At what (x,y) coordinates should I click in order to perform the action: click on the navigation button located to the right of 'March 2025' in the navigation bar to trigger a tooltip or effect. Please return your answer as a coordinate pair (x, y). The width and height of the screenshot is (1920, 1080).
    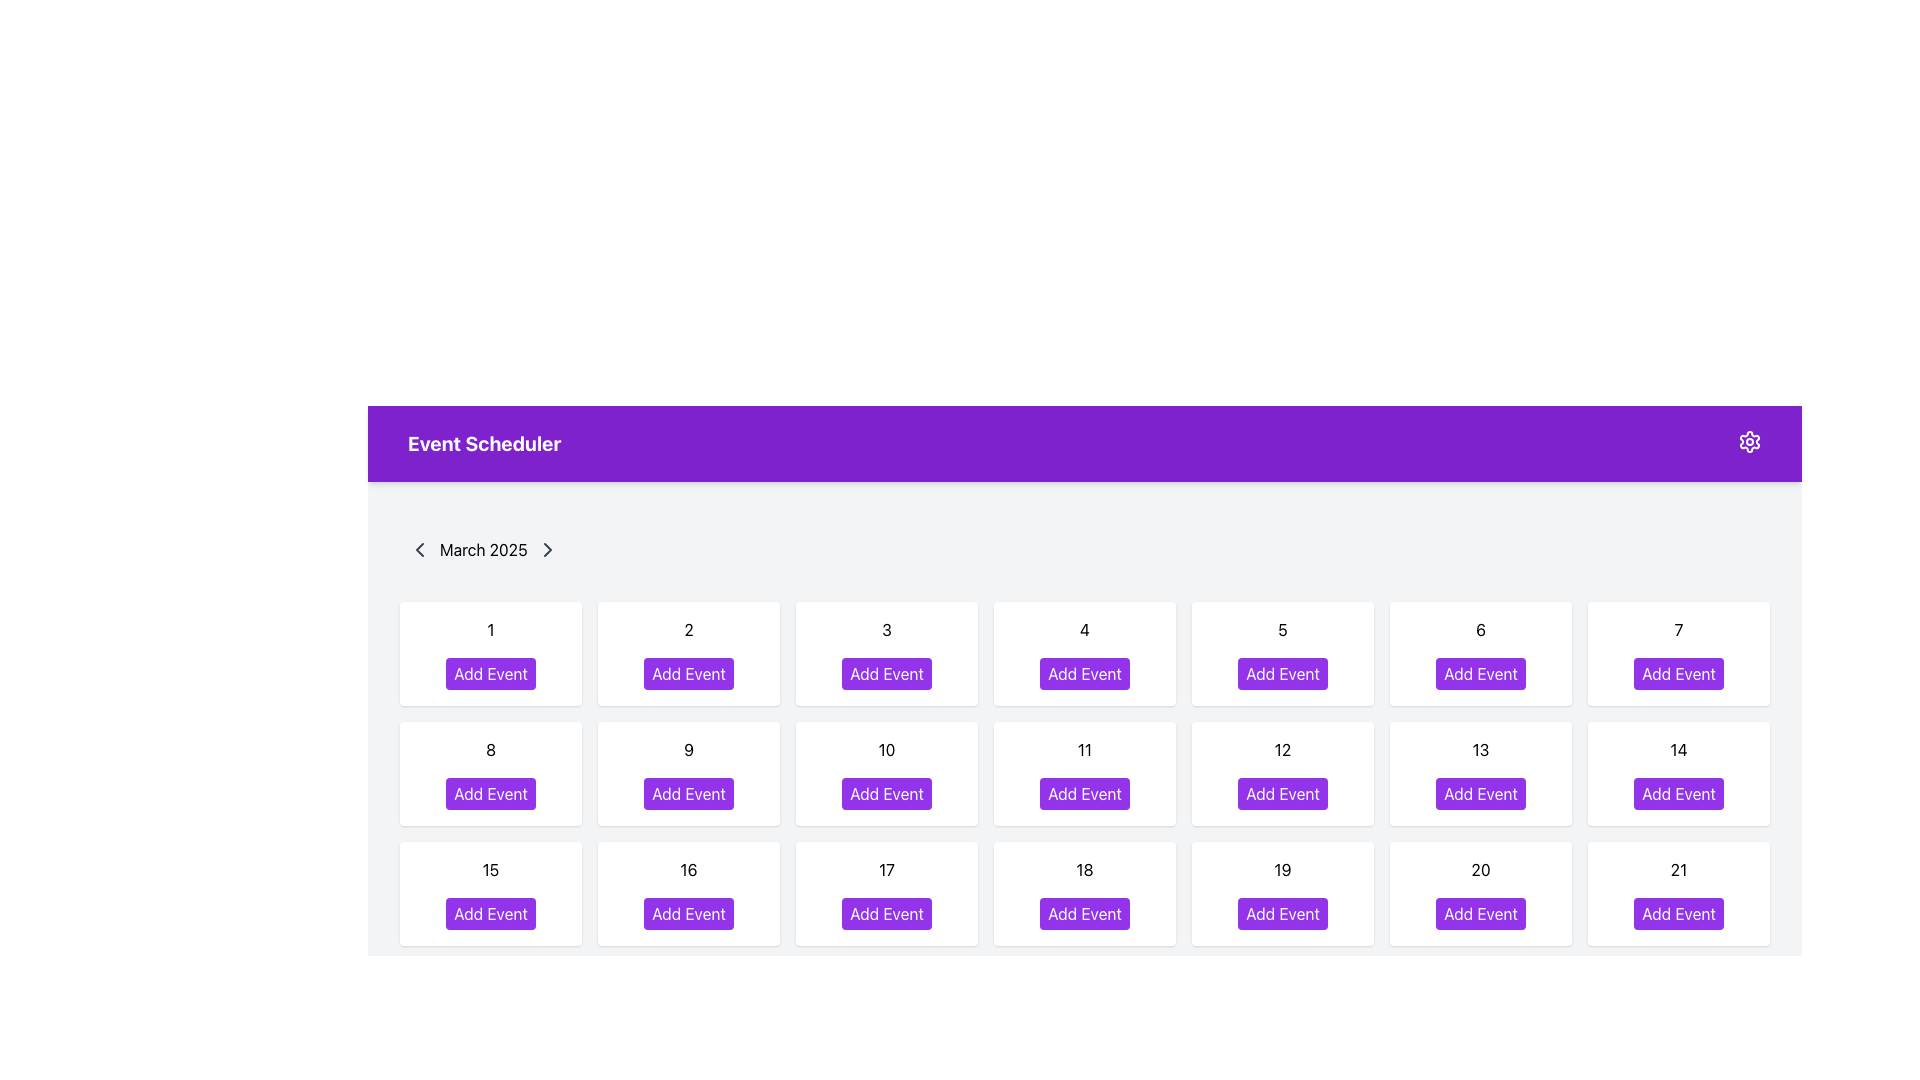
    Looking at the image, I should click on (547, 550).